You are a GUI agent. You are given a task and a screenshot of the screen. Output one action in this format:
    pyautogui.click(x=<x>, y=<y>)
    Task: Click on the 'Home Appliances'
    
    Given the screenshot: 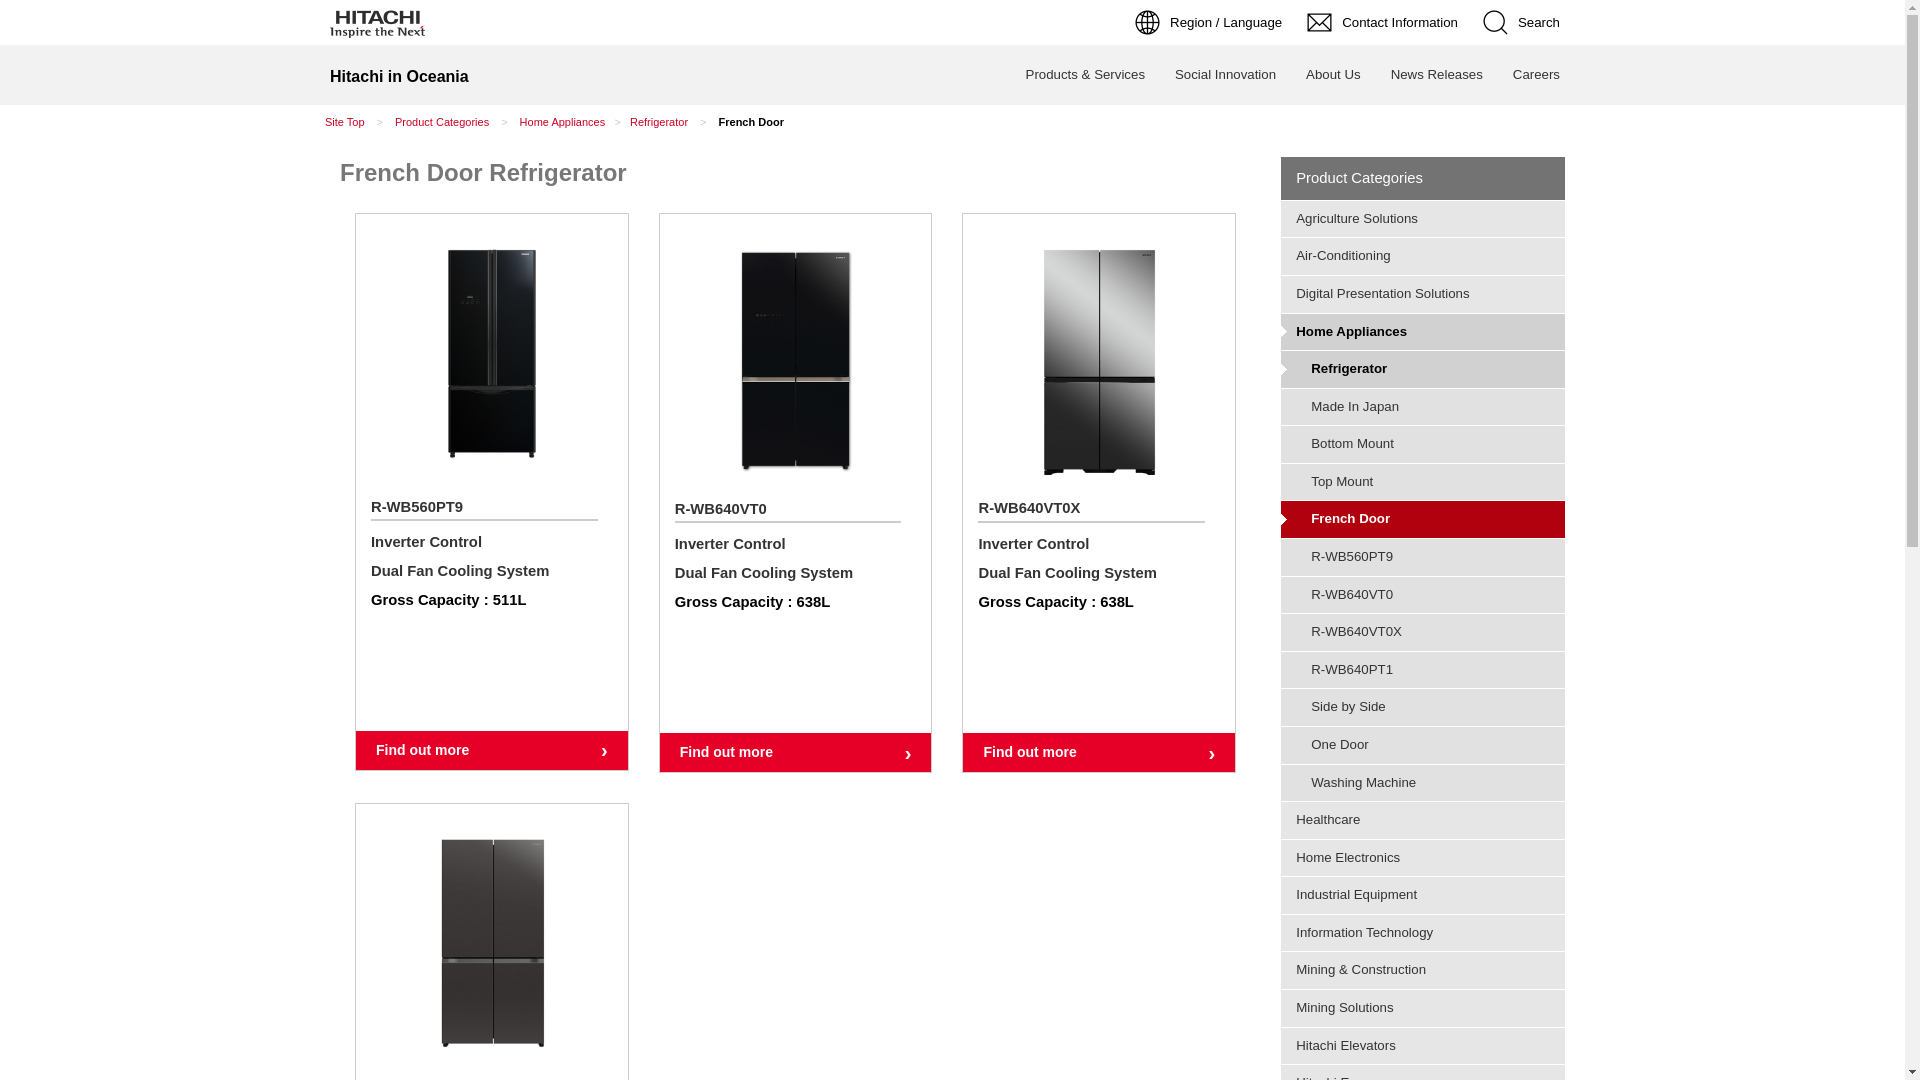 What is the action you would take?
    pyautogui.click(x=1281, y=330)
    